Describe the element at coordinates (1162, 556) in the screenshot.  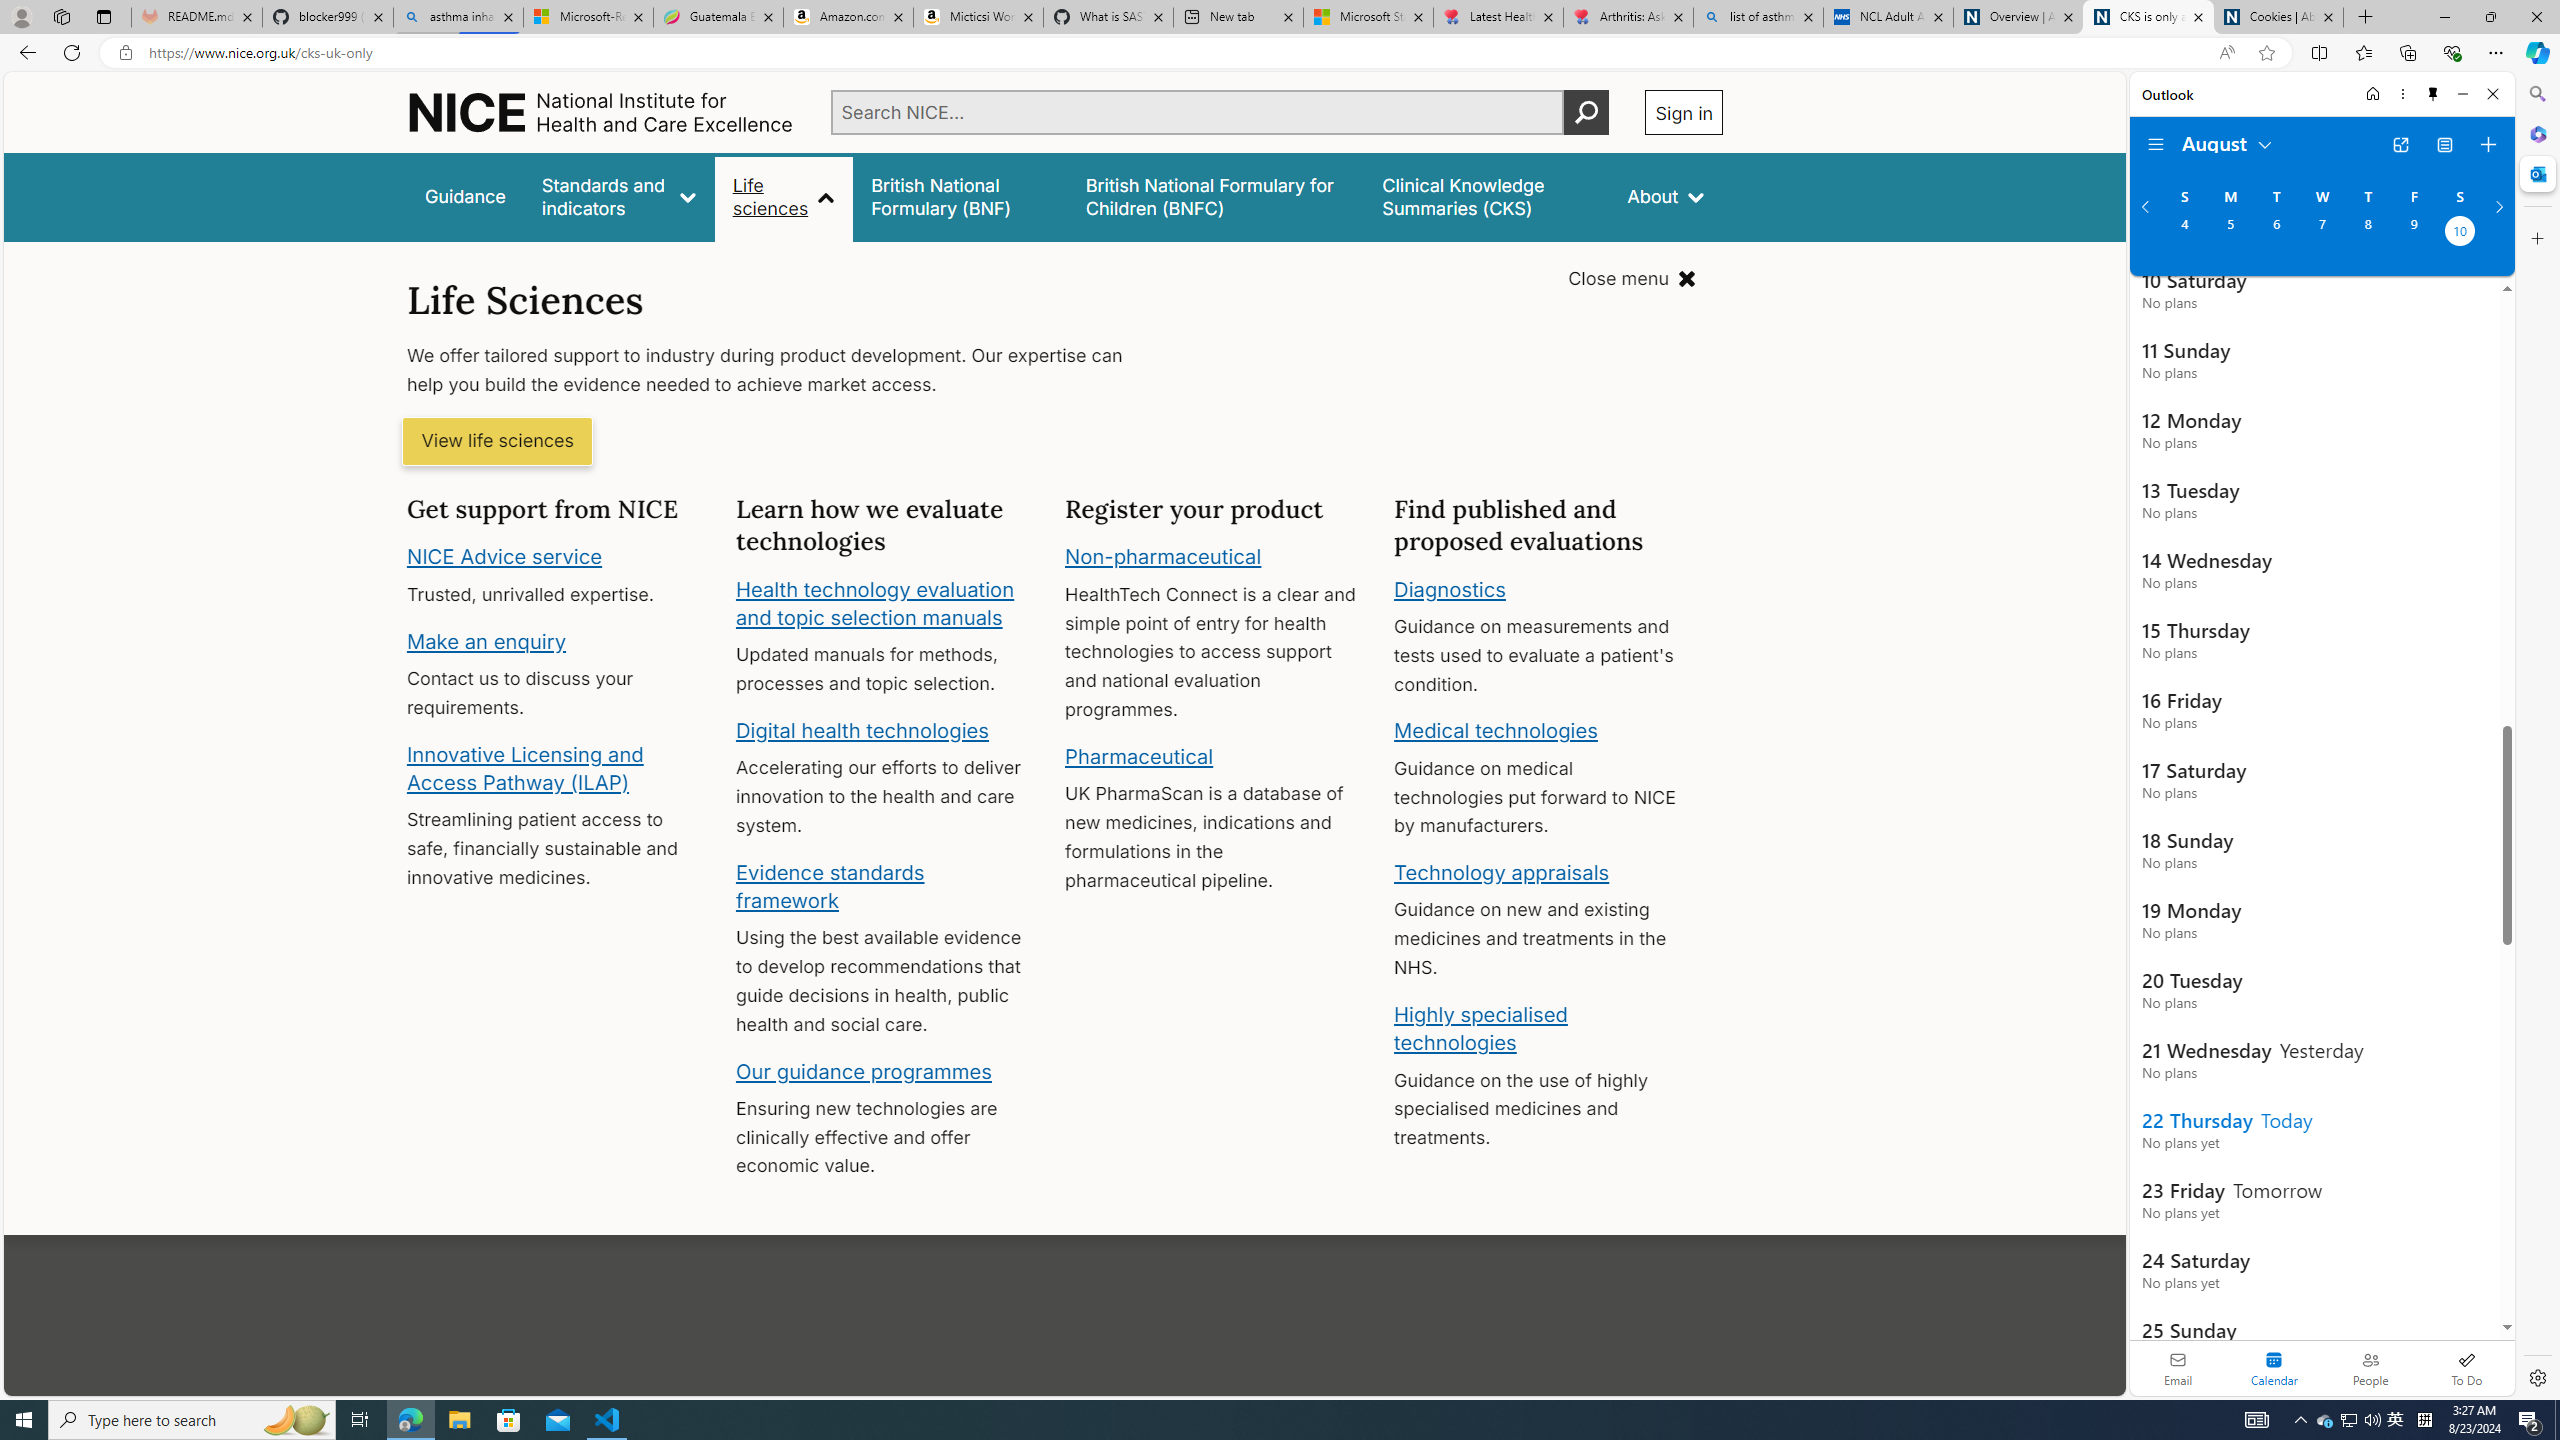
I see `'Non-pharmaceutical'` at that location.